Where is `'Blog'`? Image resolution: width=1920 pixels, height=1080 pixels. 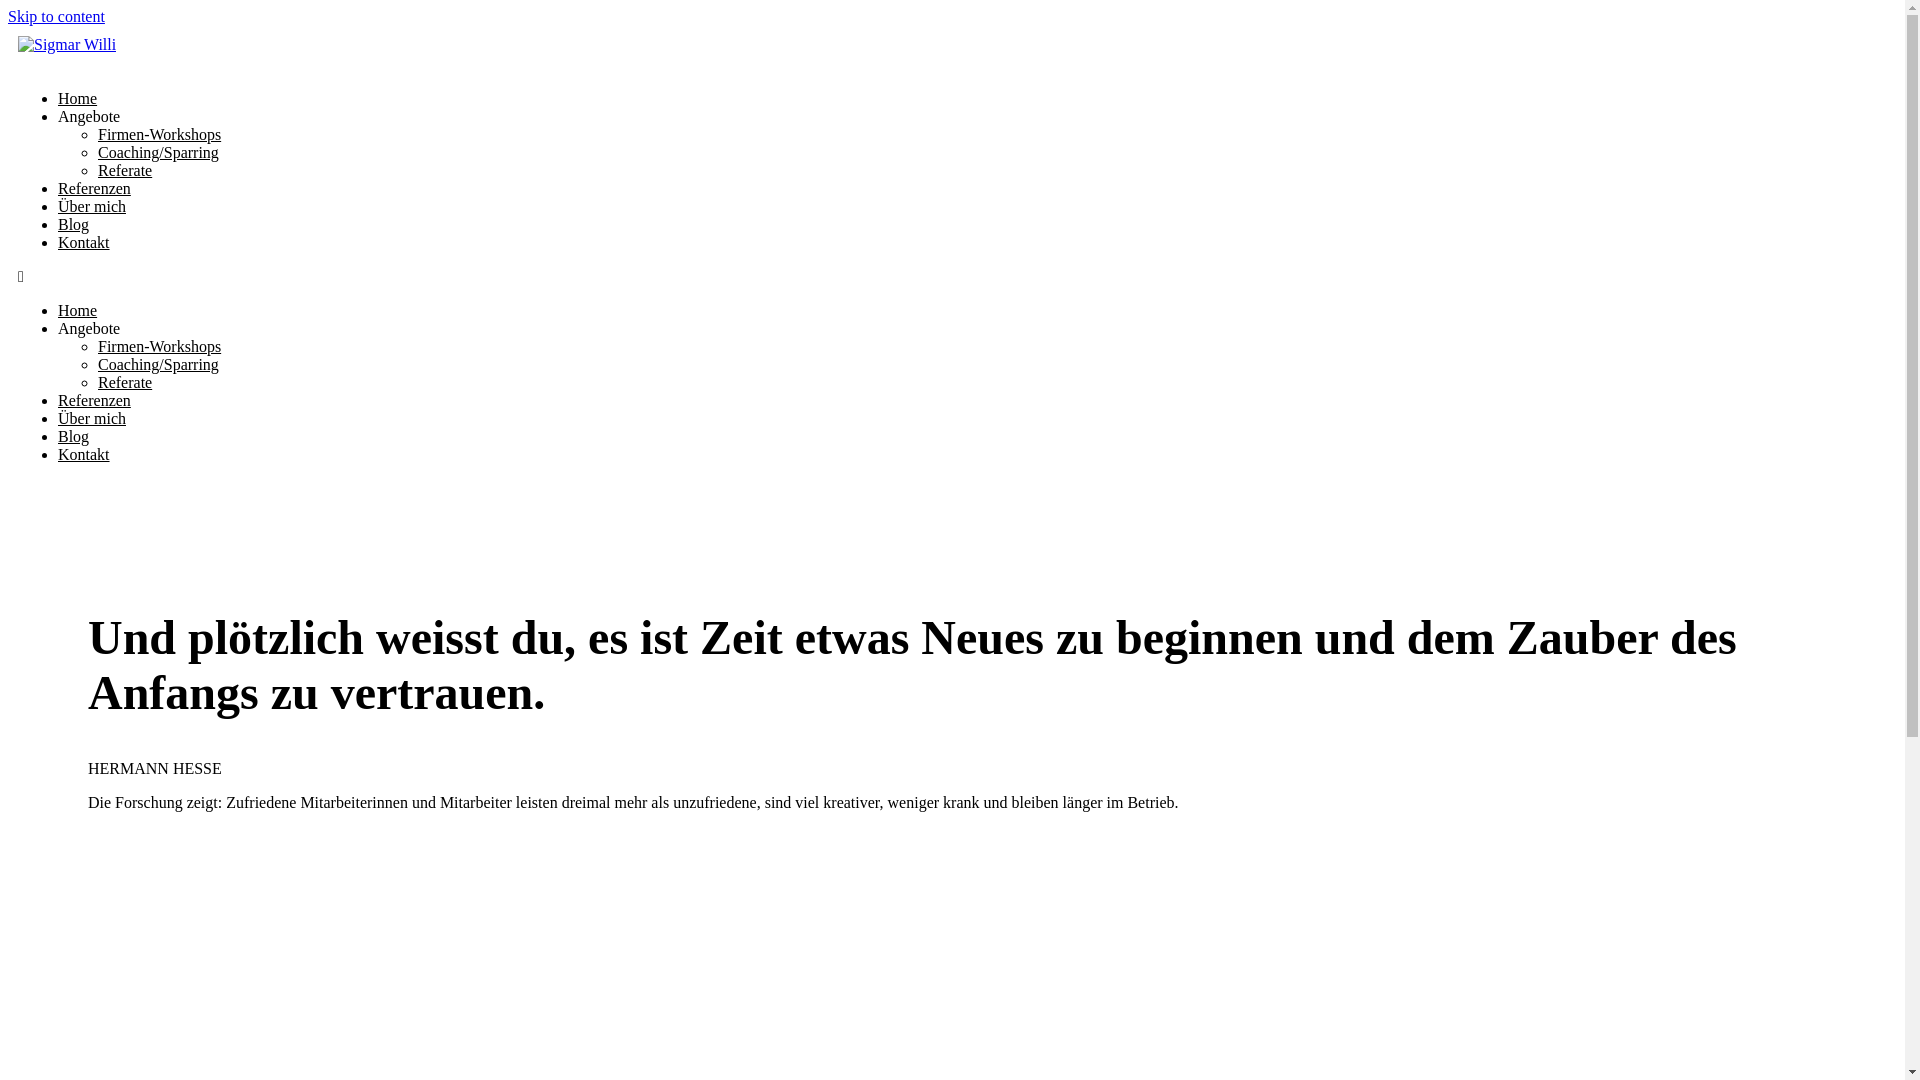 'Blog' is located at coordinates (73, 224).